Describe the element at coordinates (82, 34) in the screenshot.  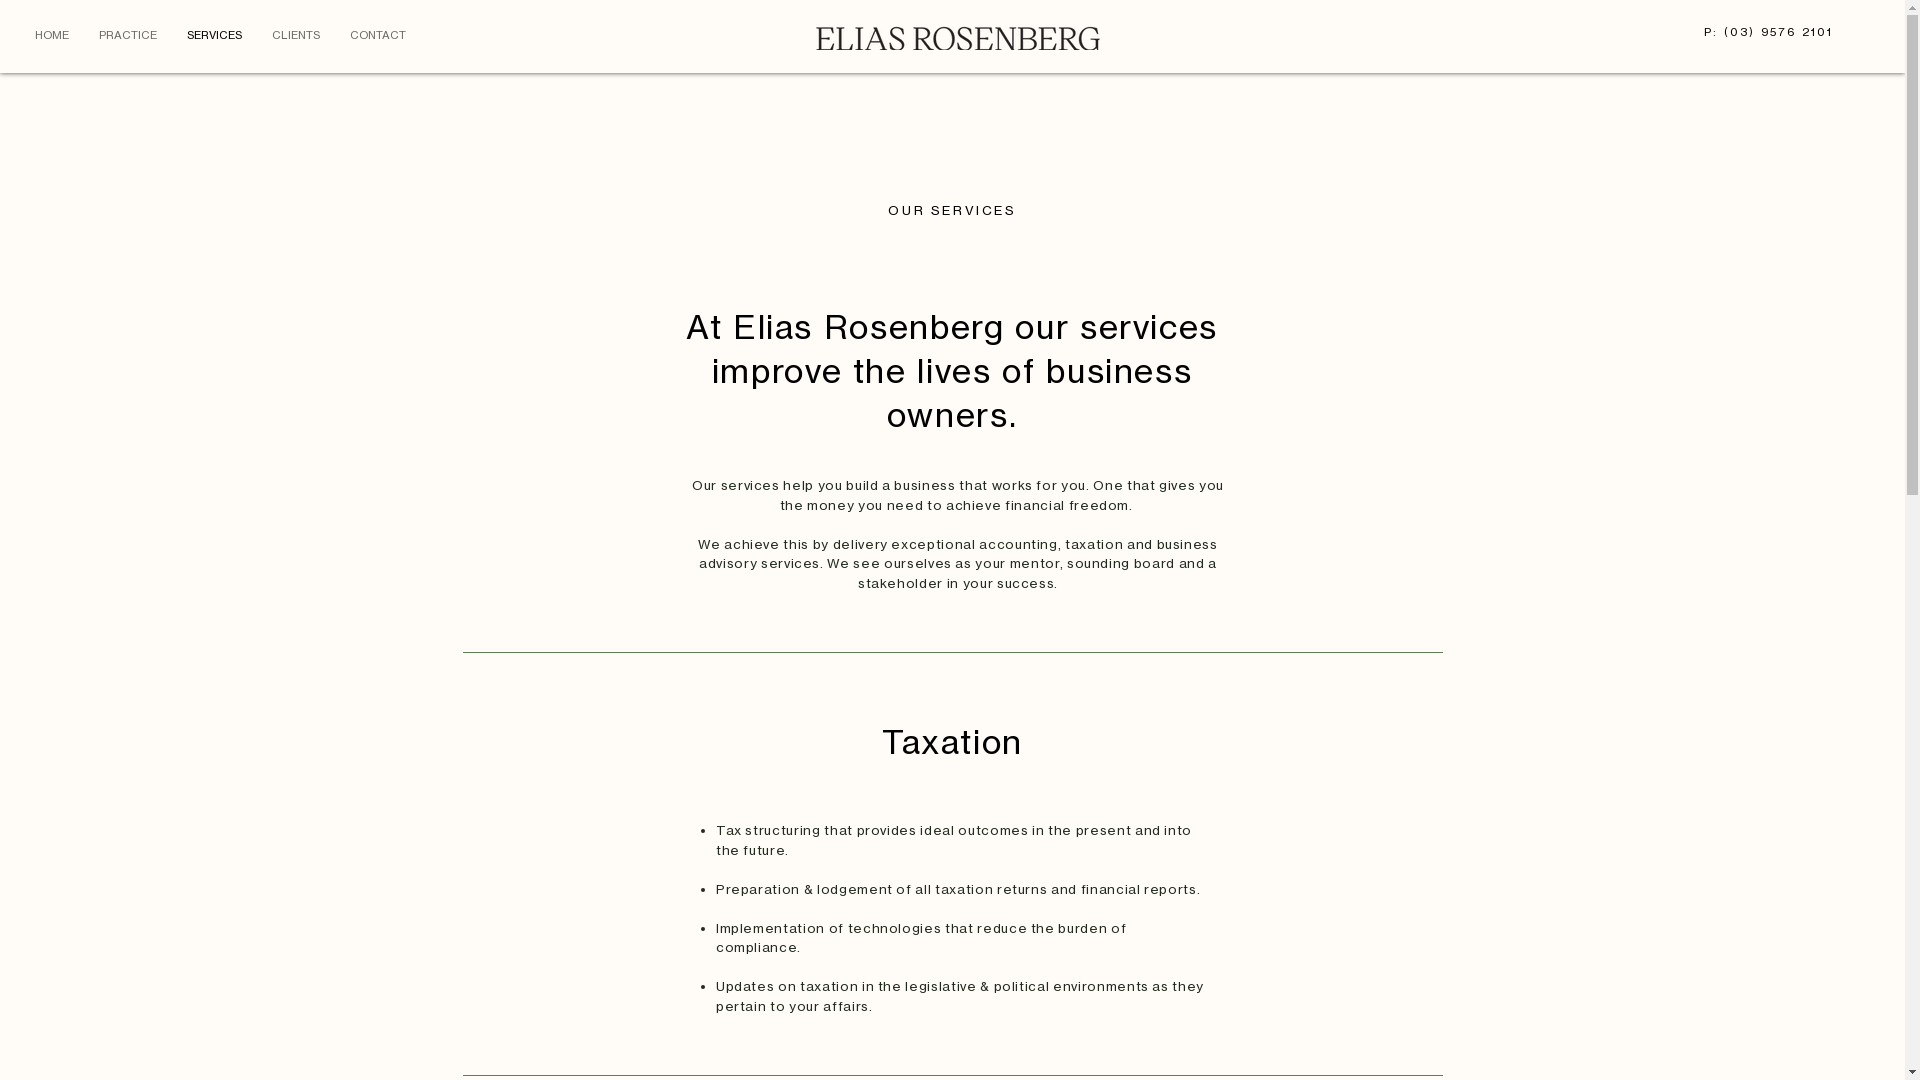
I see `'PRACTICE'` at that location.